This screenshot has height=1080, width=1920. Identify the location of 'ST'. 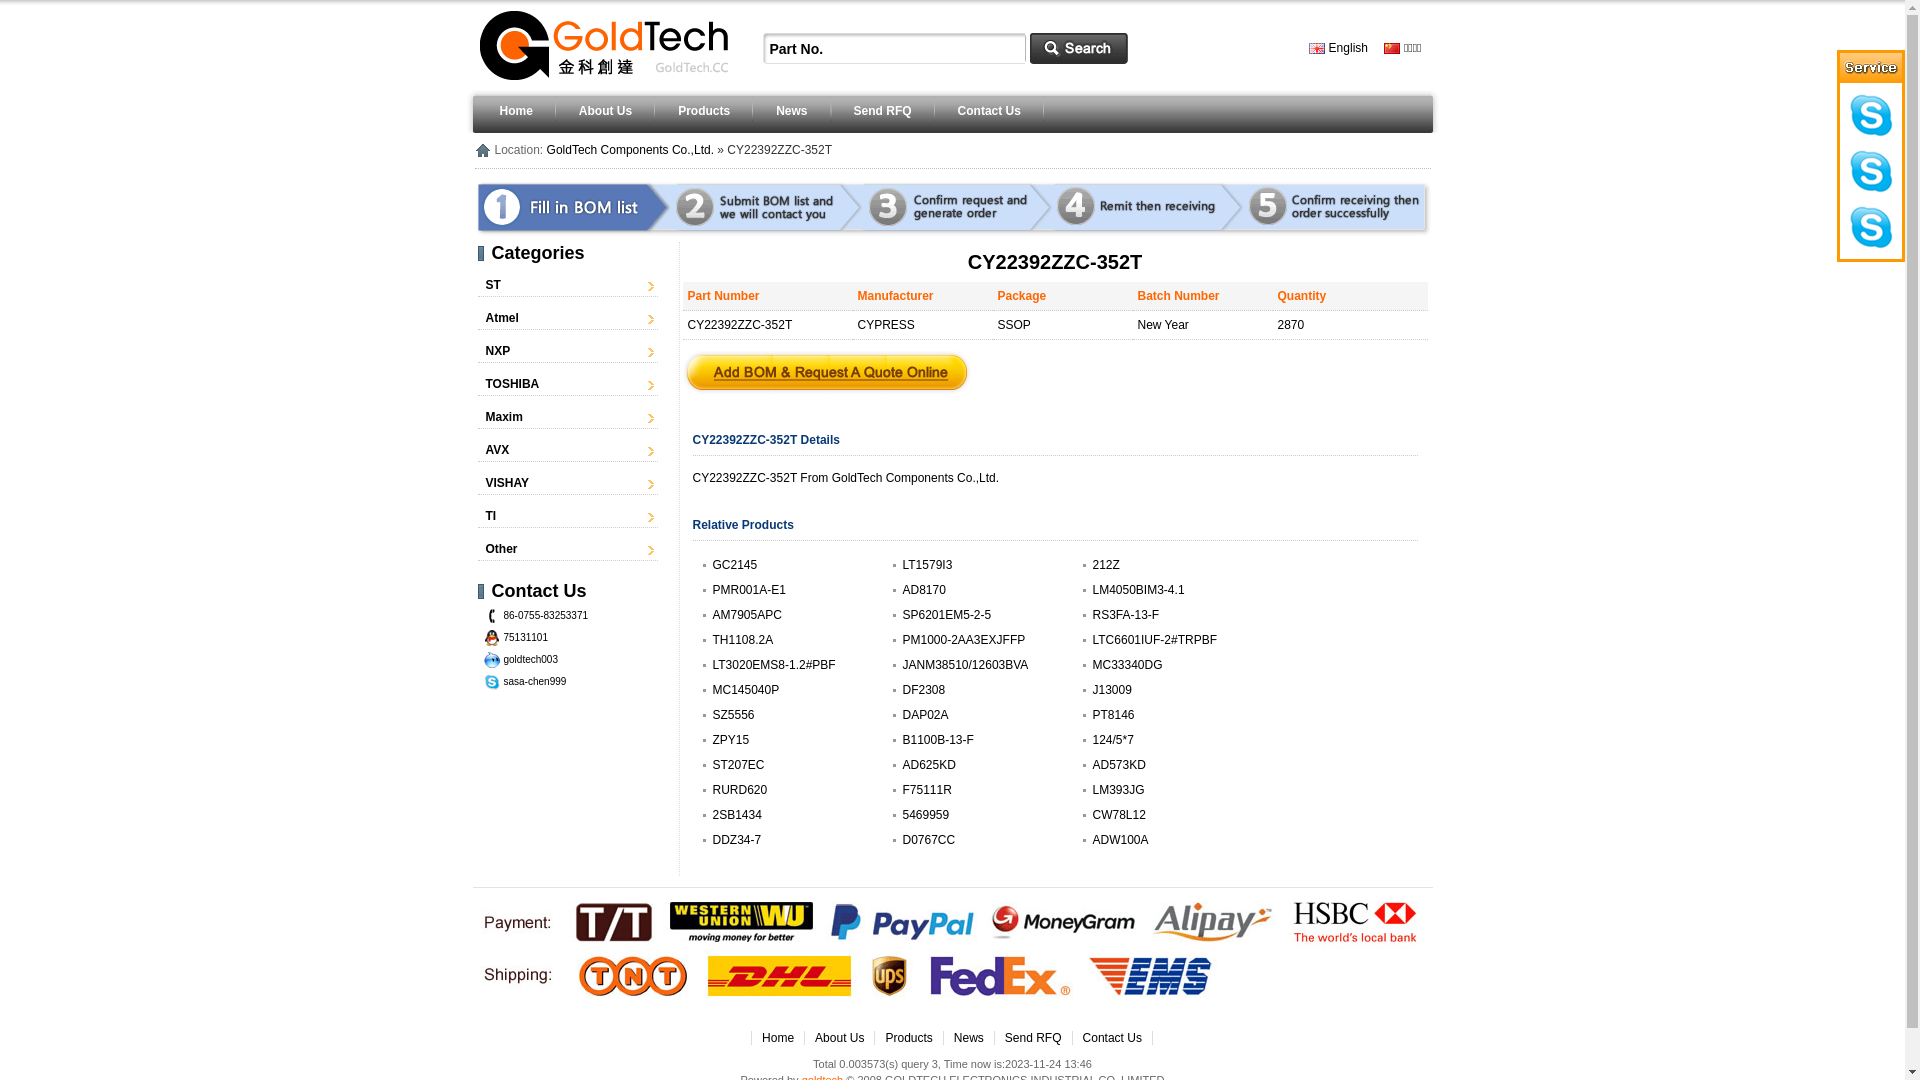
(493, 285).